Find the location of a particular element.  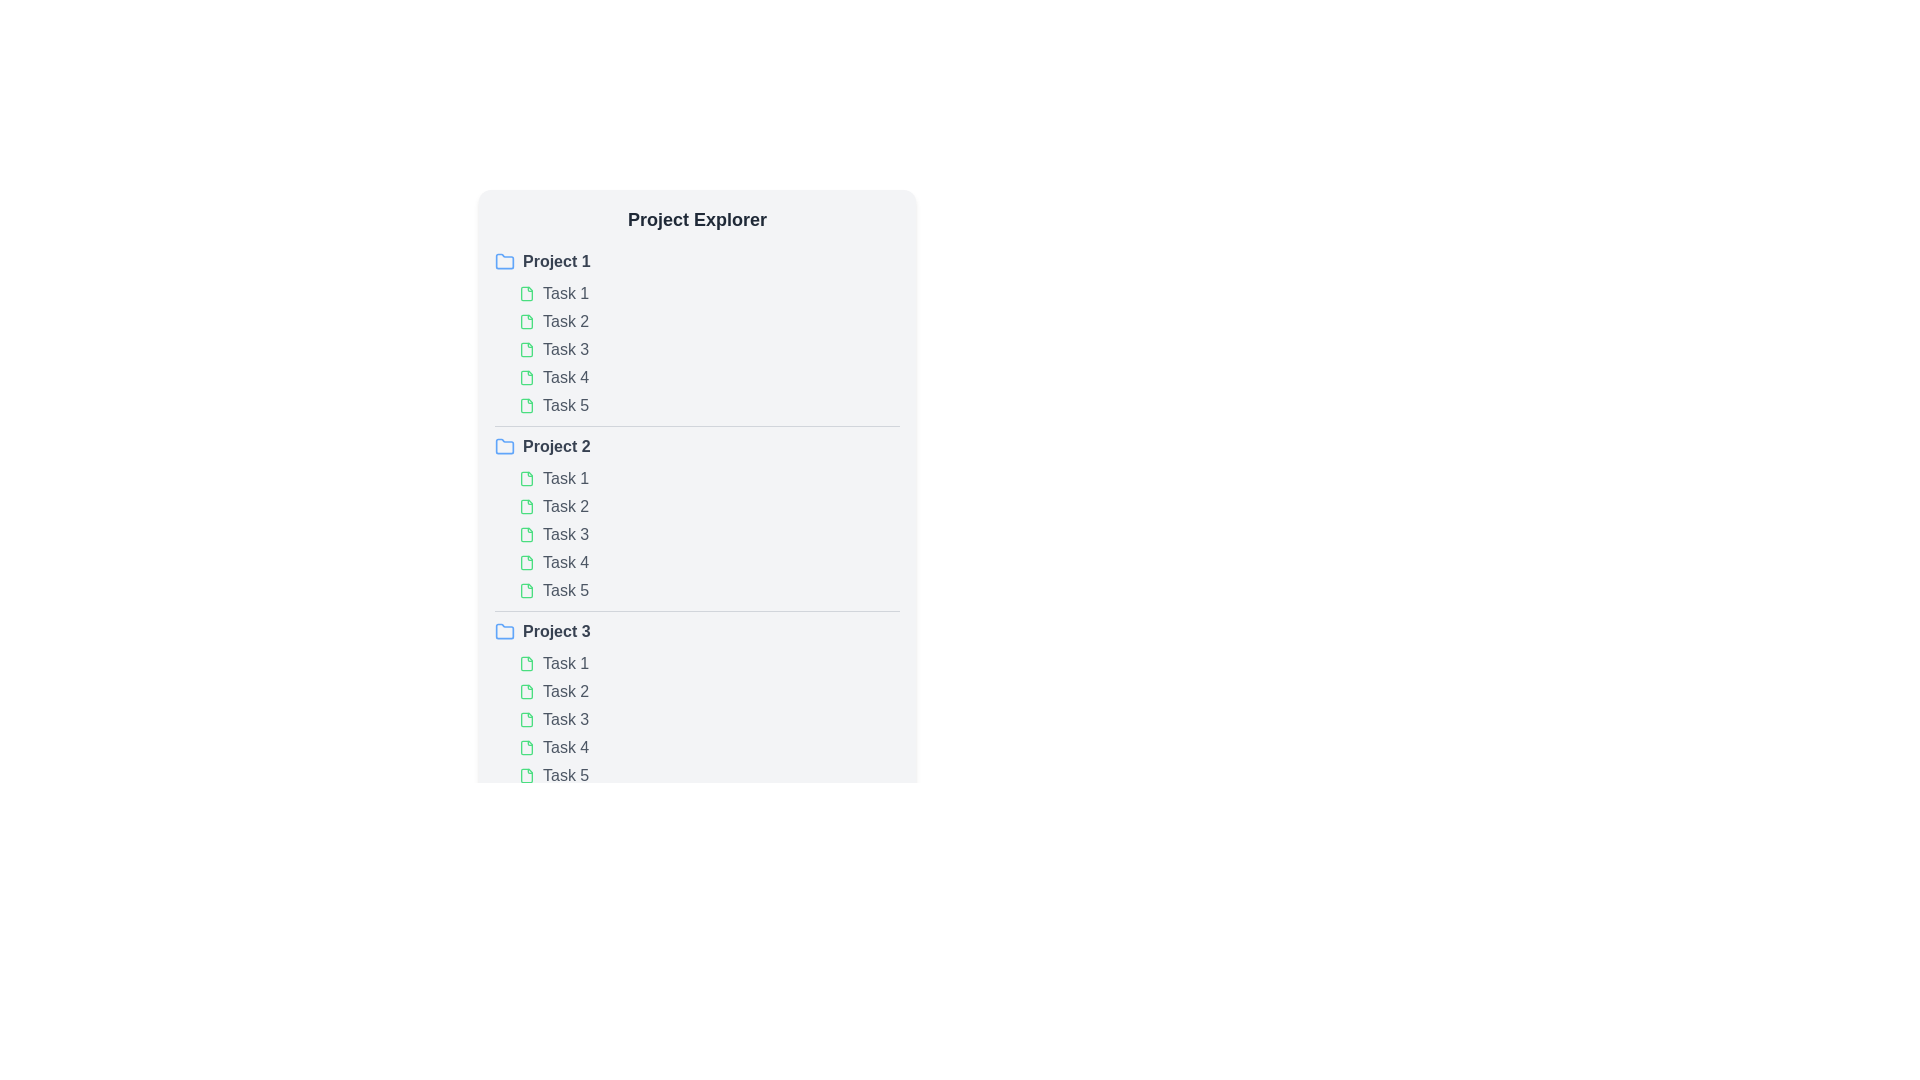

individual tasks within the List Section for the project 'Project 3' is located at coordinates (697, 707).